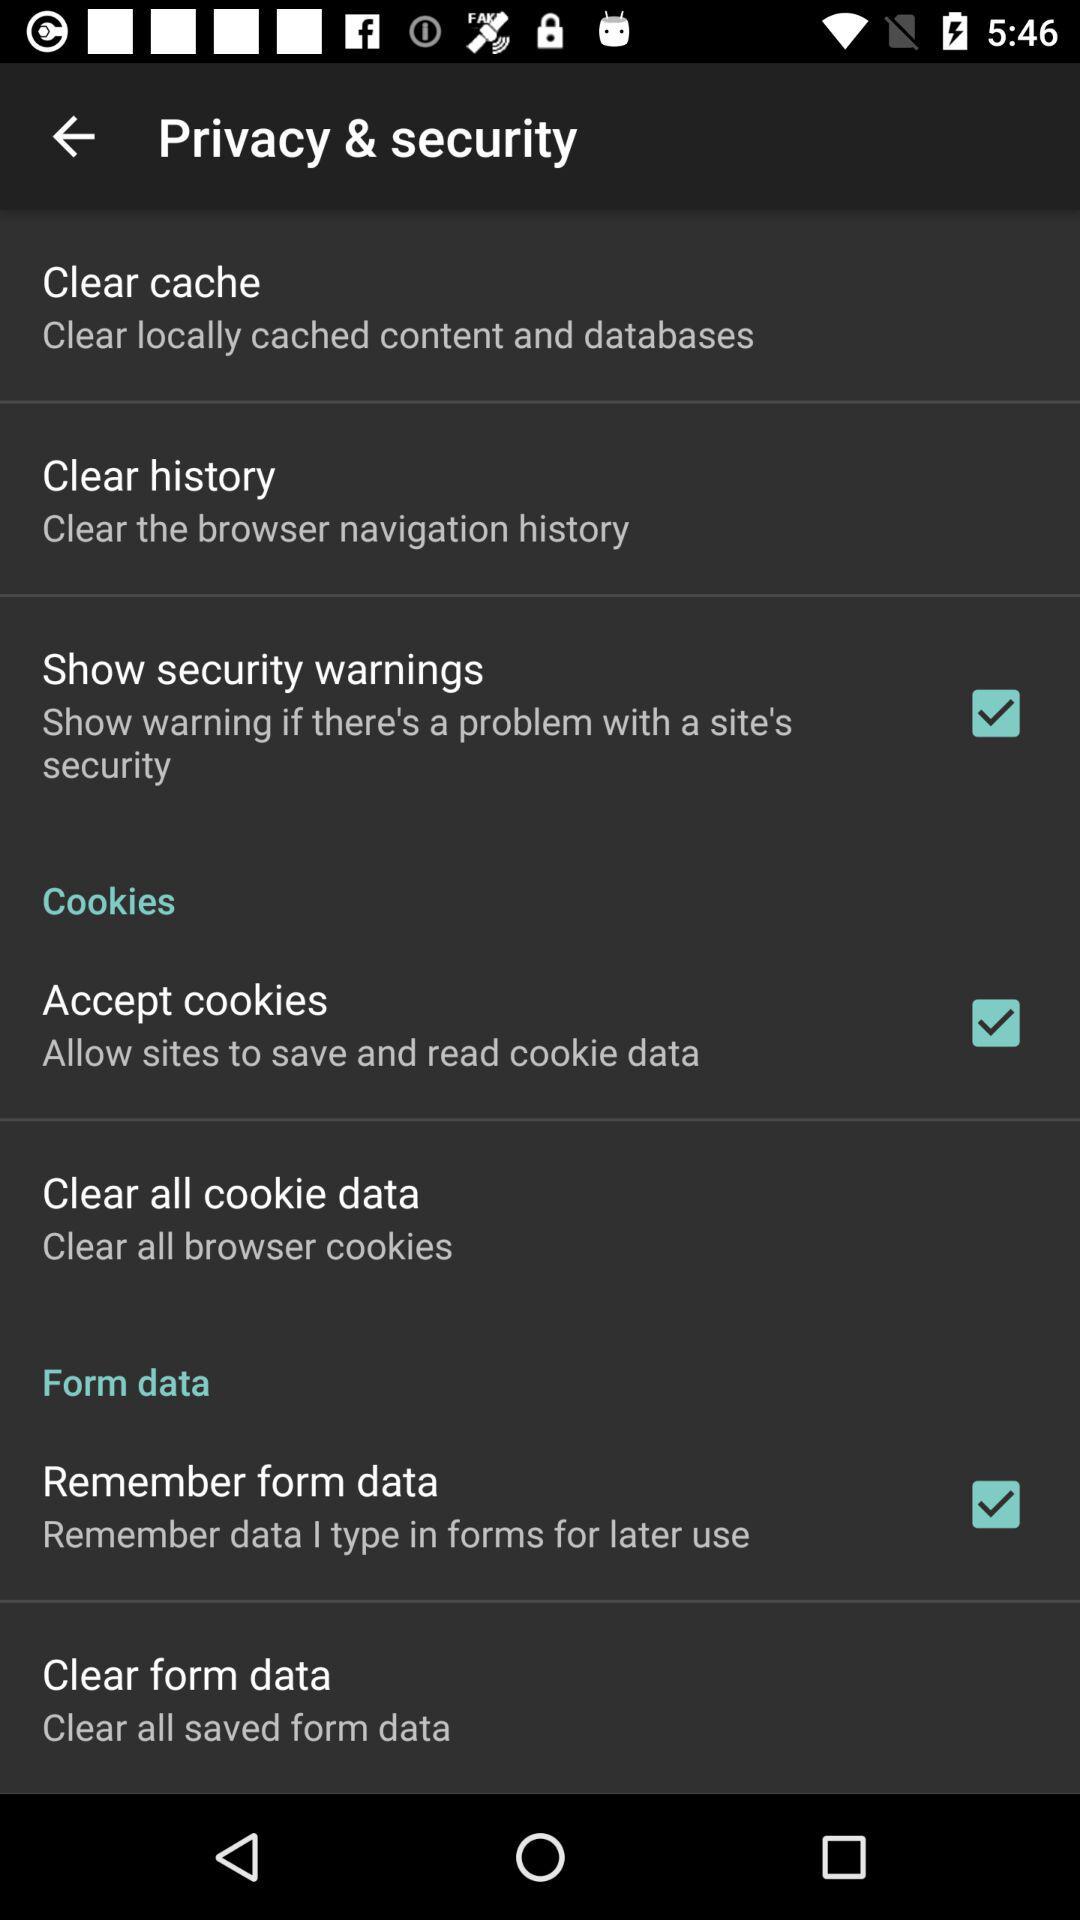 The width and height of the screenshot is (1080, 1920). What do you see at coordinates (150, 279) in the screenshot?
I see `clear cache icon` at bounding box center [150, 279].